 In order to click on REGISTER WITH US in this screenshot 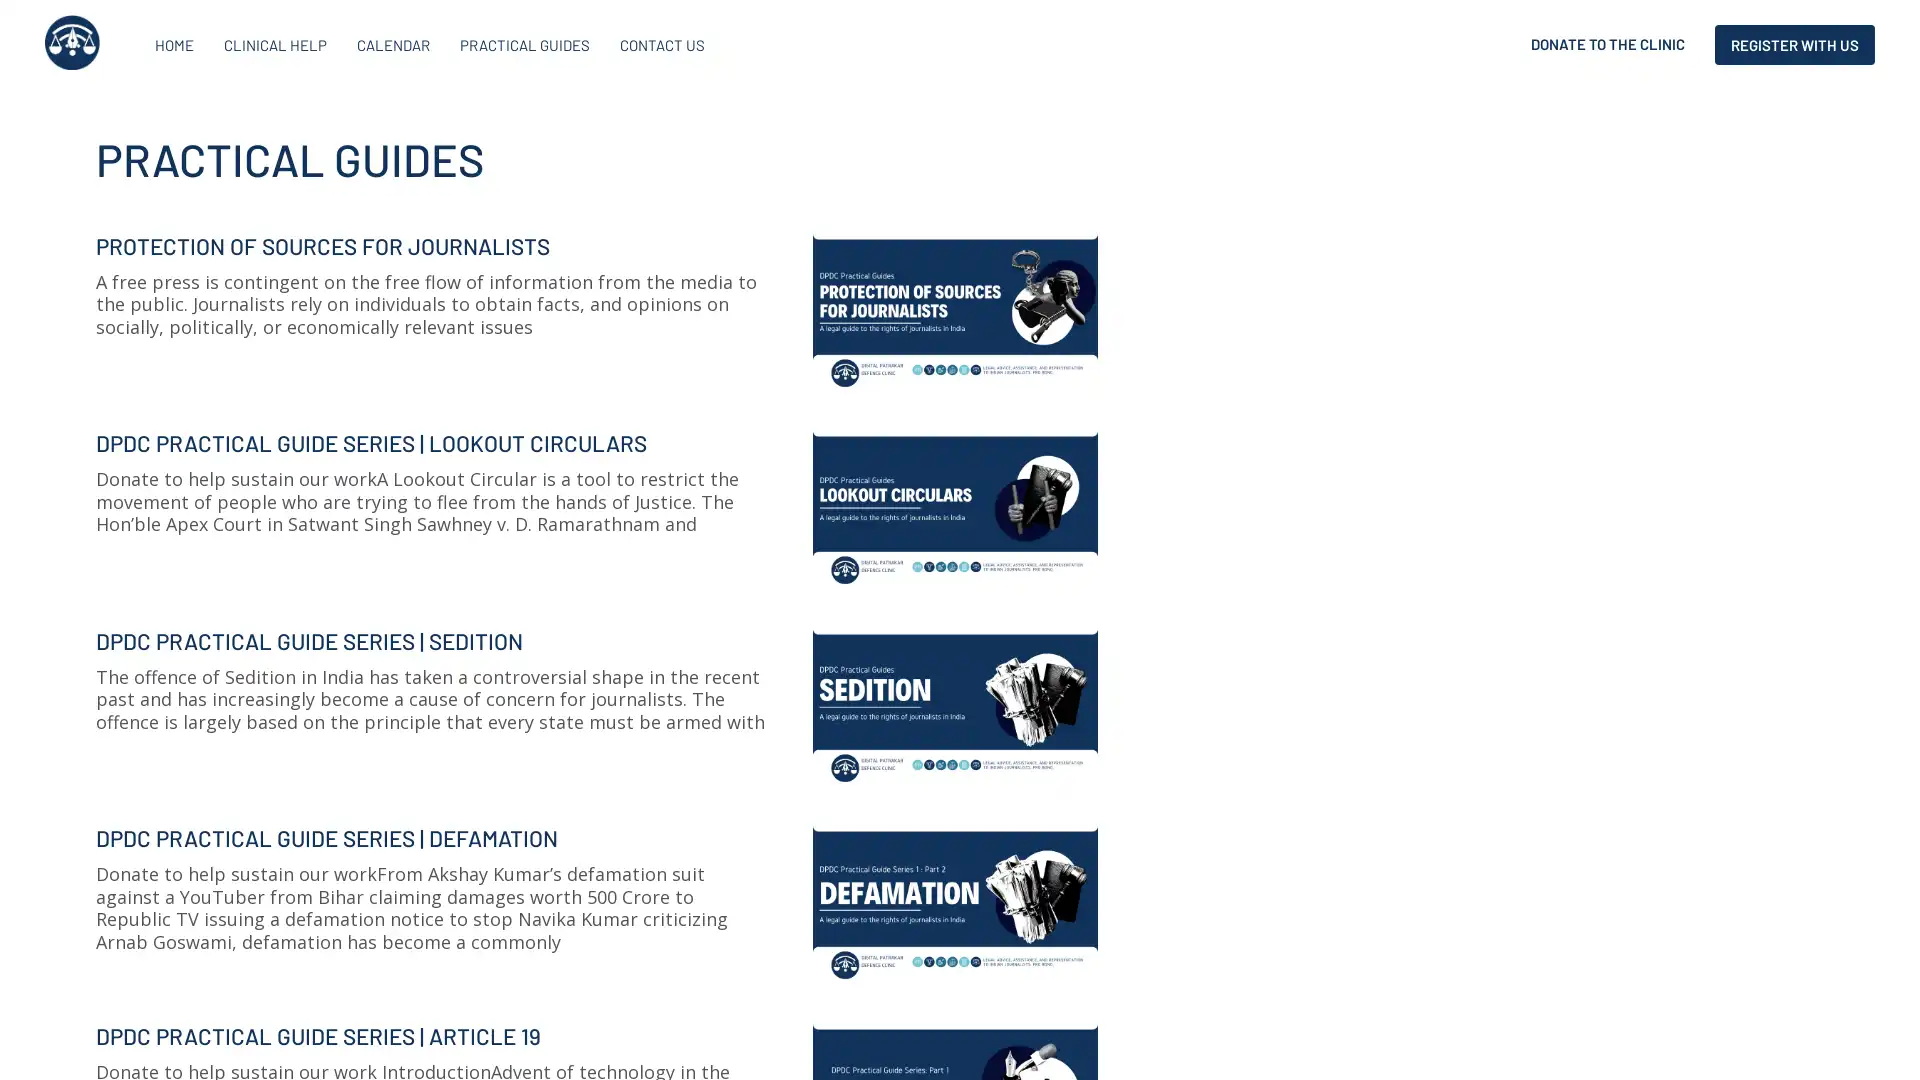, I will do `click(1795, 45)`.